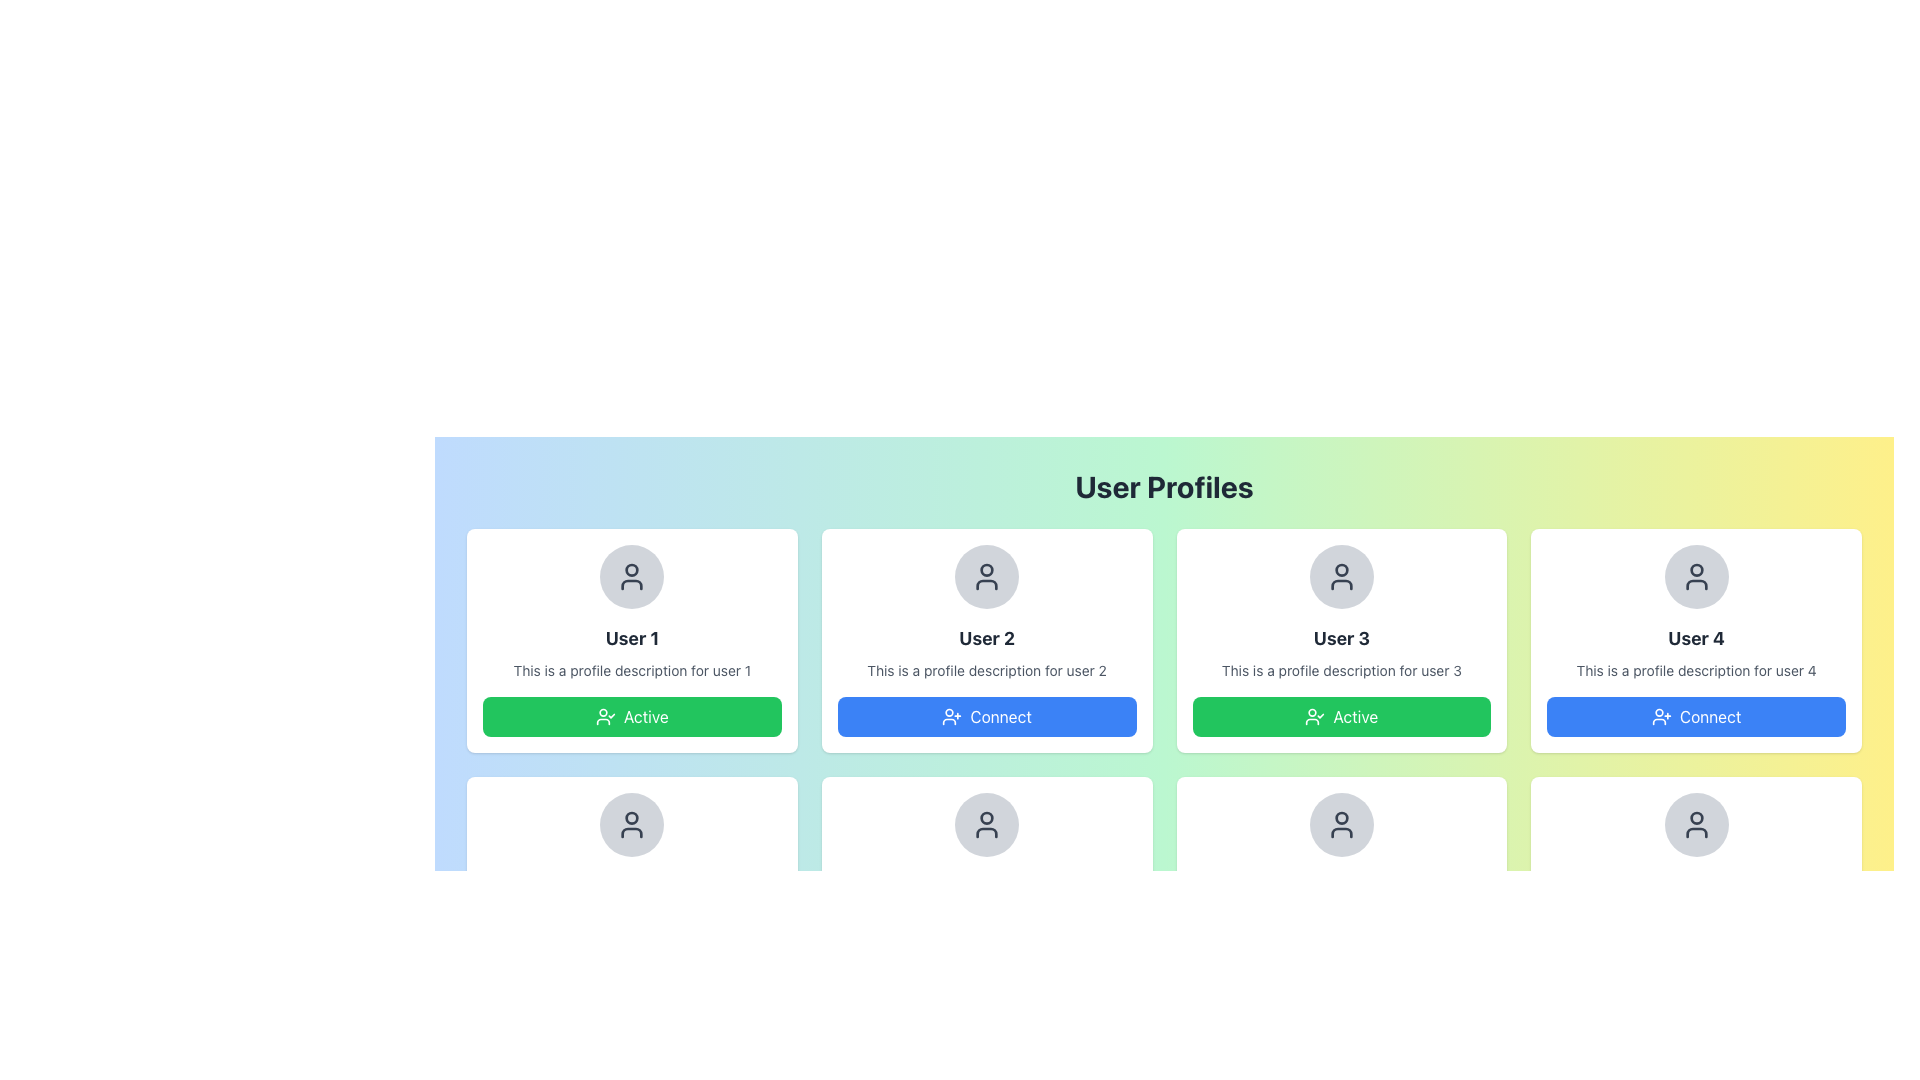 This screenshot has width=1920, height=1080. What do you see at coordinates (631, 577) in the screenshot?
I see `the SVG user profile icon located in the 'User Profiles' section, which features a circular head and torso, styled in gray, and is labeled 'User 1'` at bounding box center [631, 577].